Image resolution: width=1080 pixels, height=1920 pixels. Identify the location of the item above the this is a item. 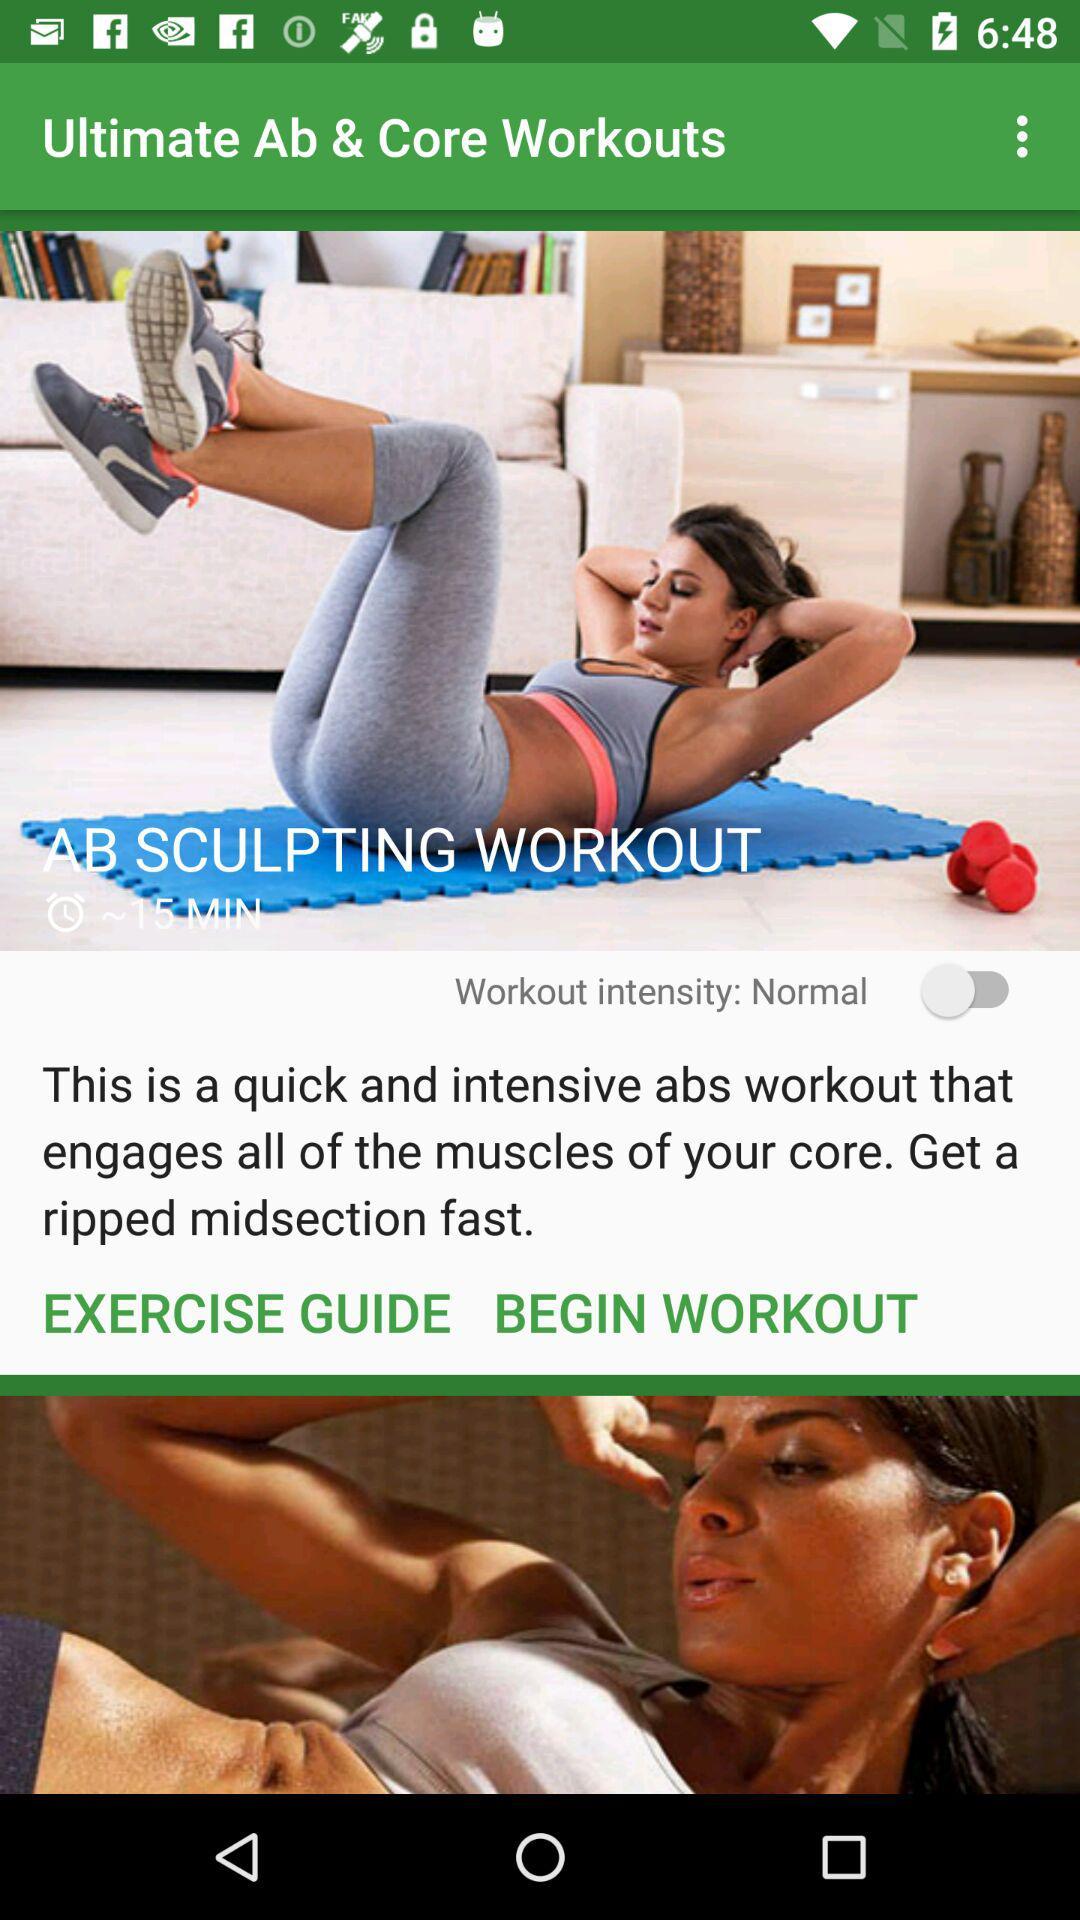
(951, 990).